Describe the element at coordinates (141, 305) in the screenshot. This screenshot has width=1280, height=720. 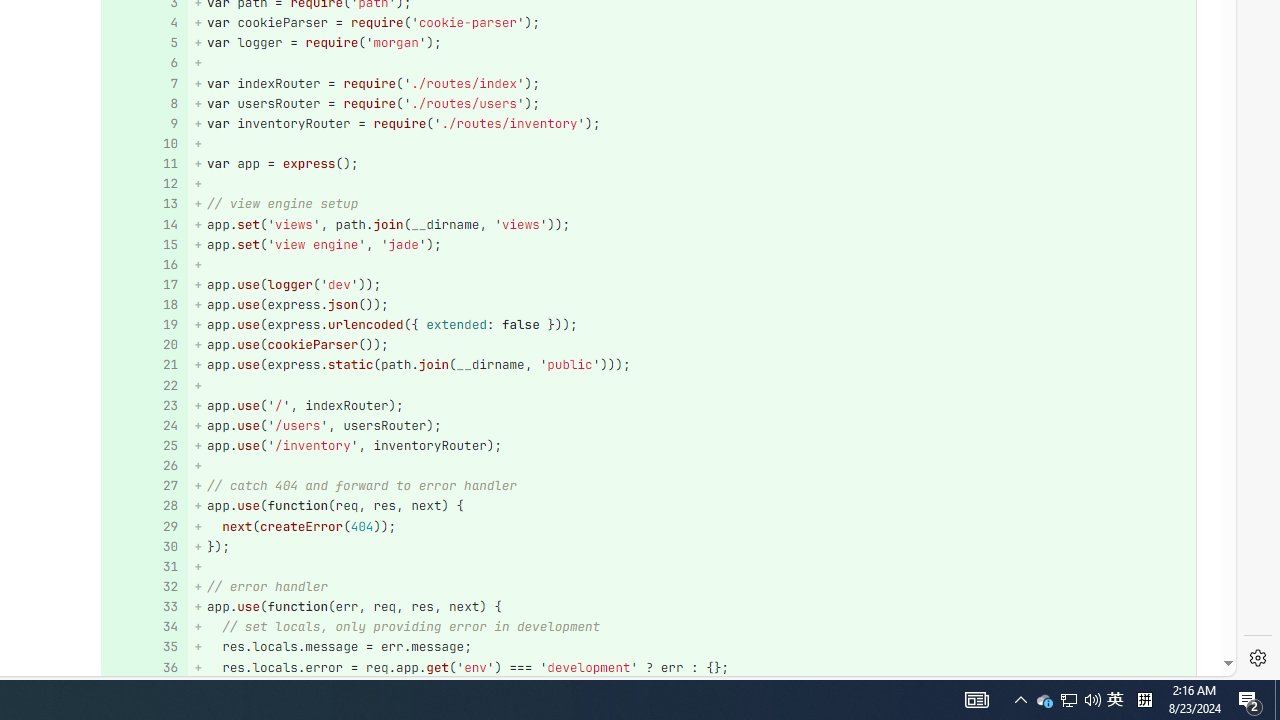
I see `'18'` at that location.